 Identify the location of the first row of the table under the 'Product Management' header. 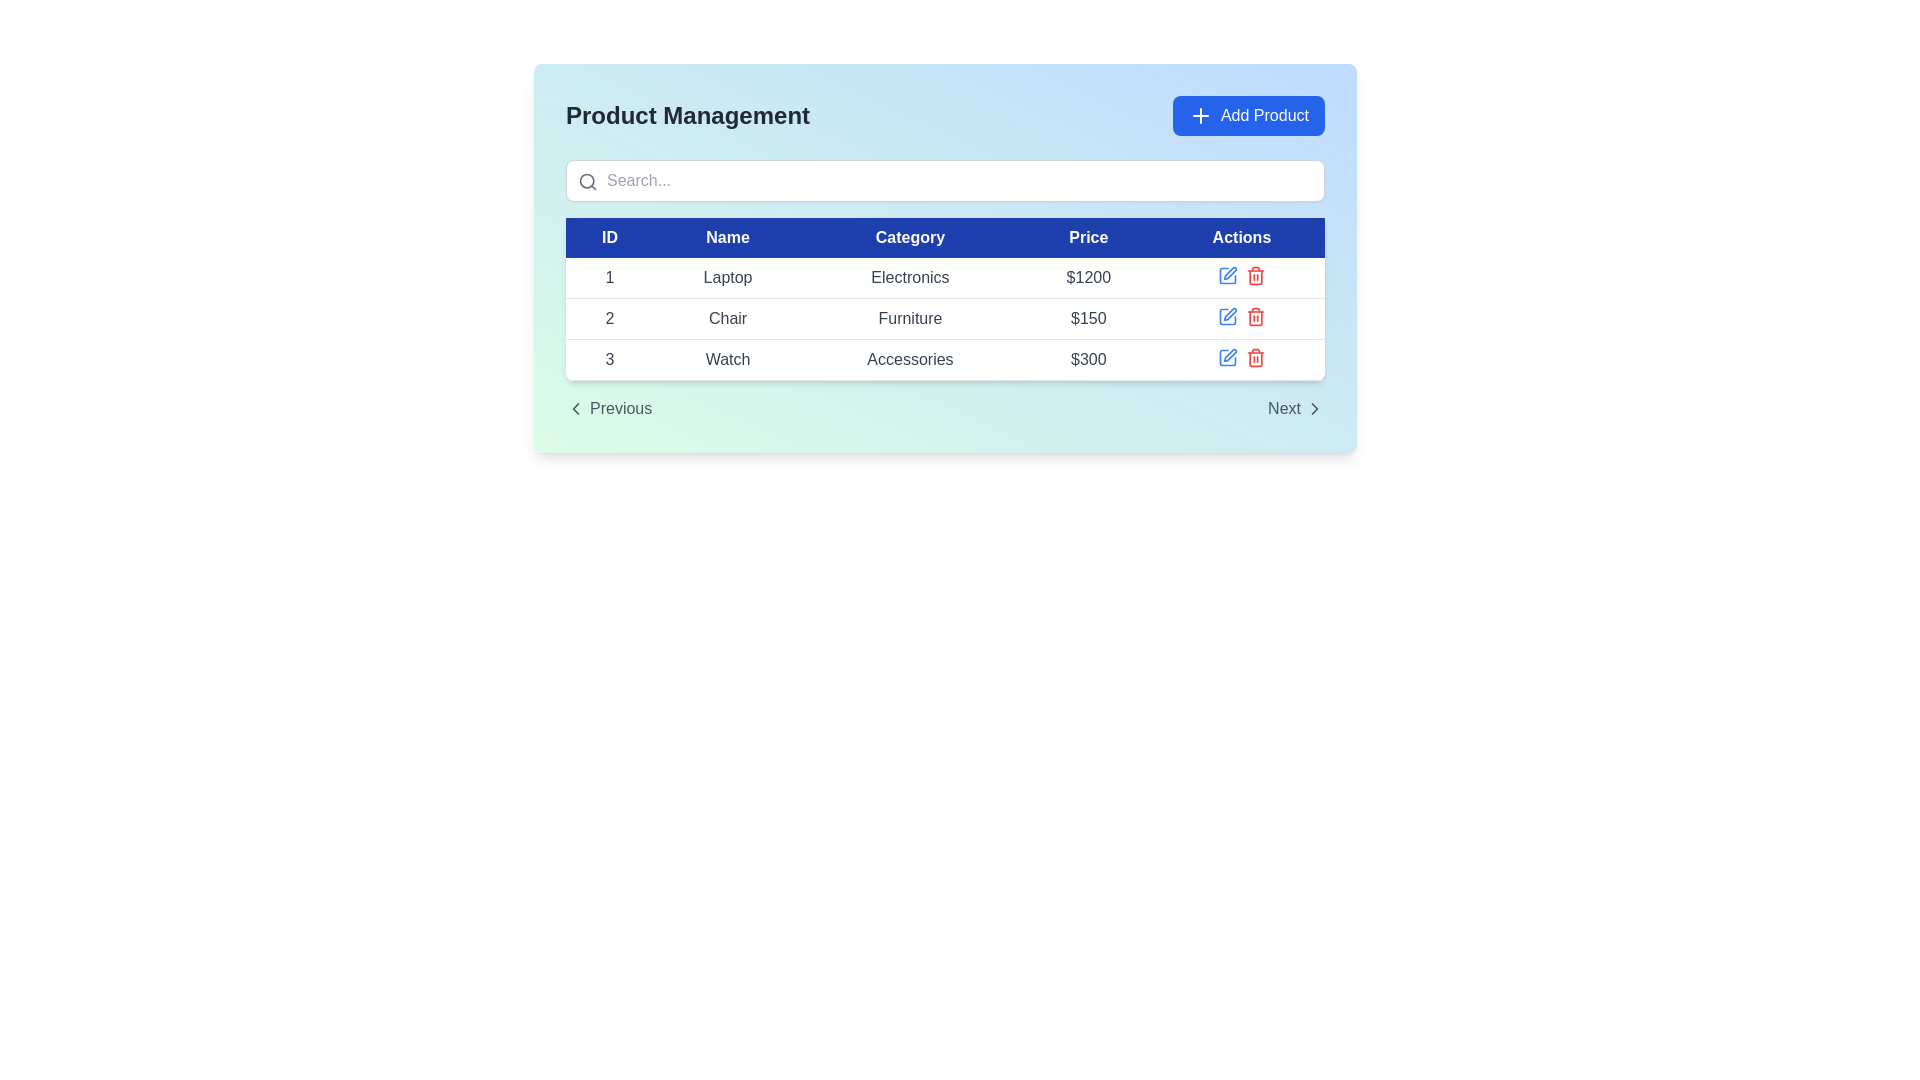
(944, 278).